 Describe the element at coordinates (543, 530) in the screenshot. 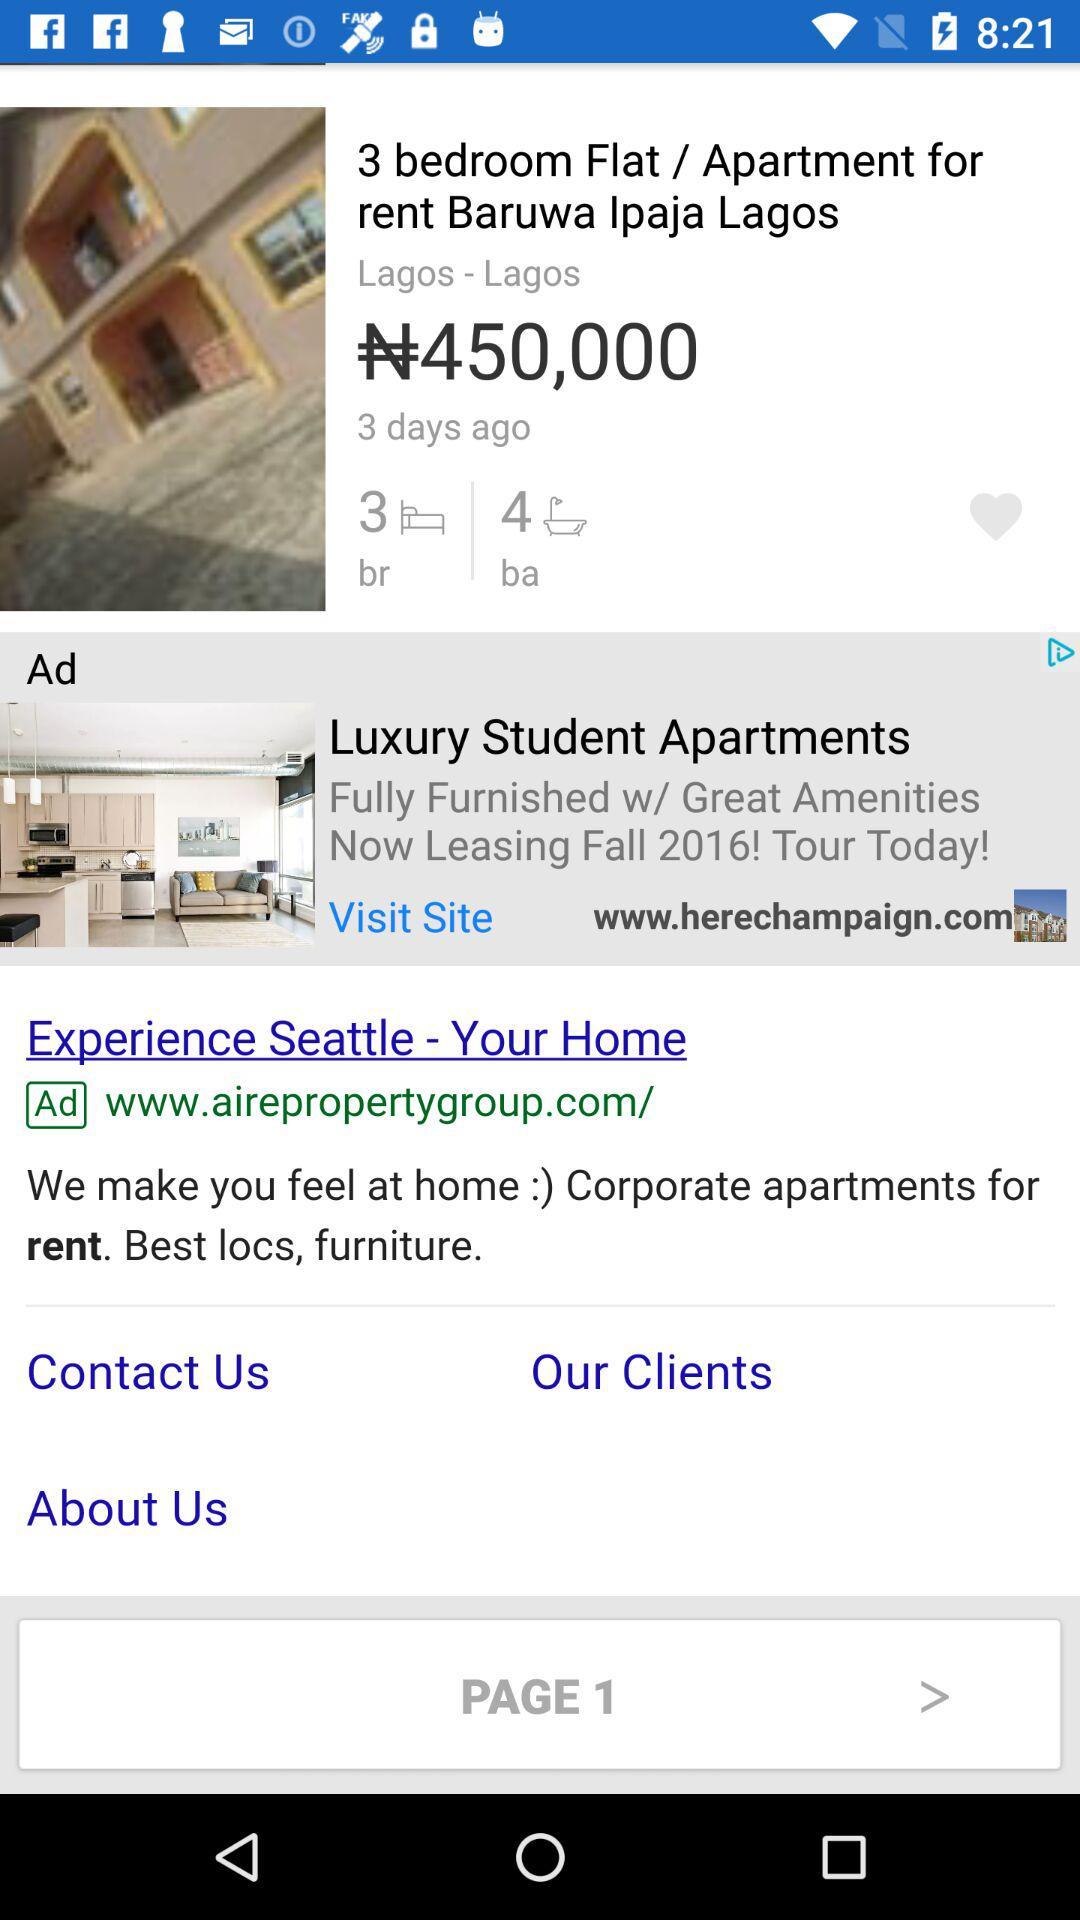

I see `the option which is beside 3` at that location.